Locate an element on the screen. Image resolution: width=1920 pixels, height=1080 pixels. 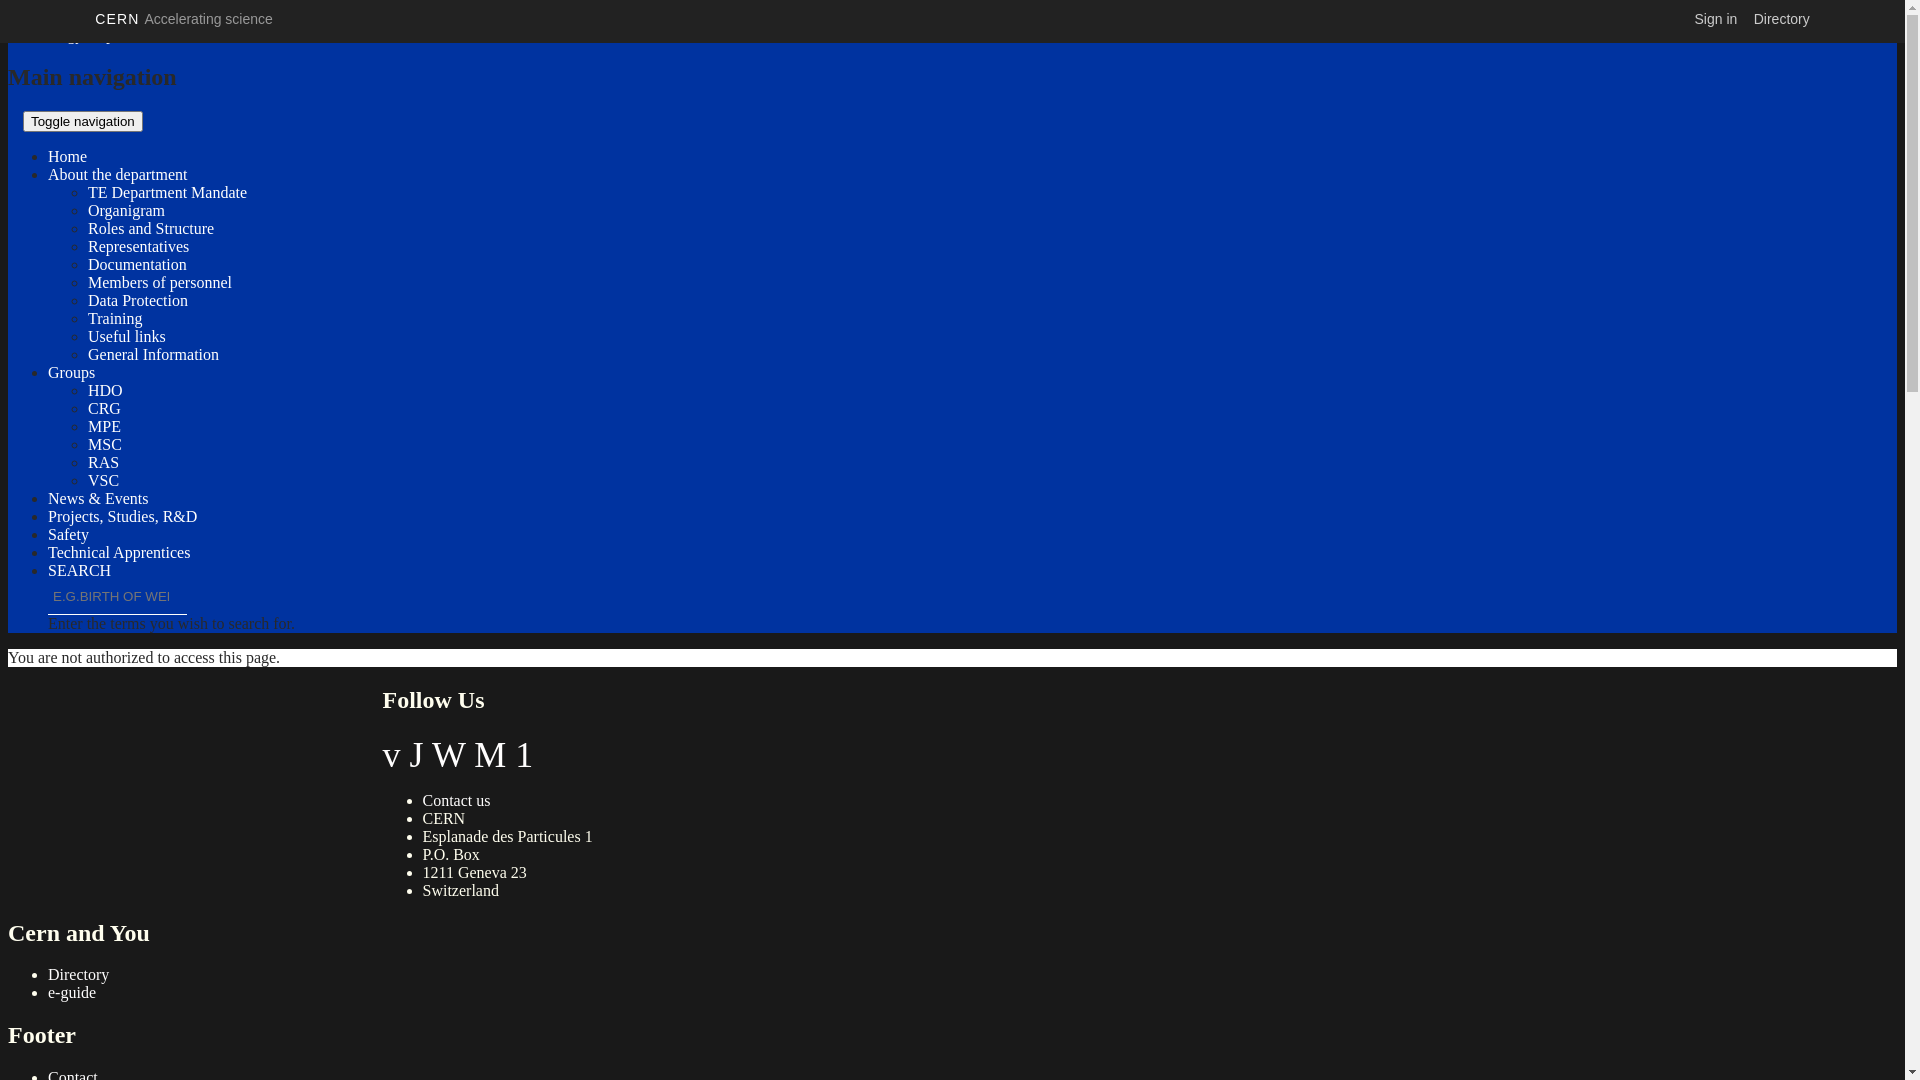
'MPE' is located at coordinates (103, 425).